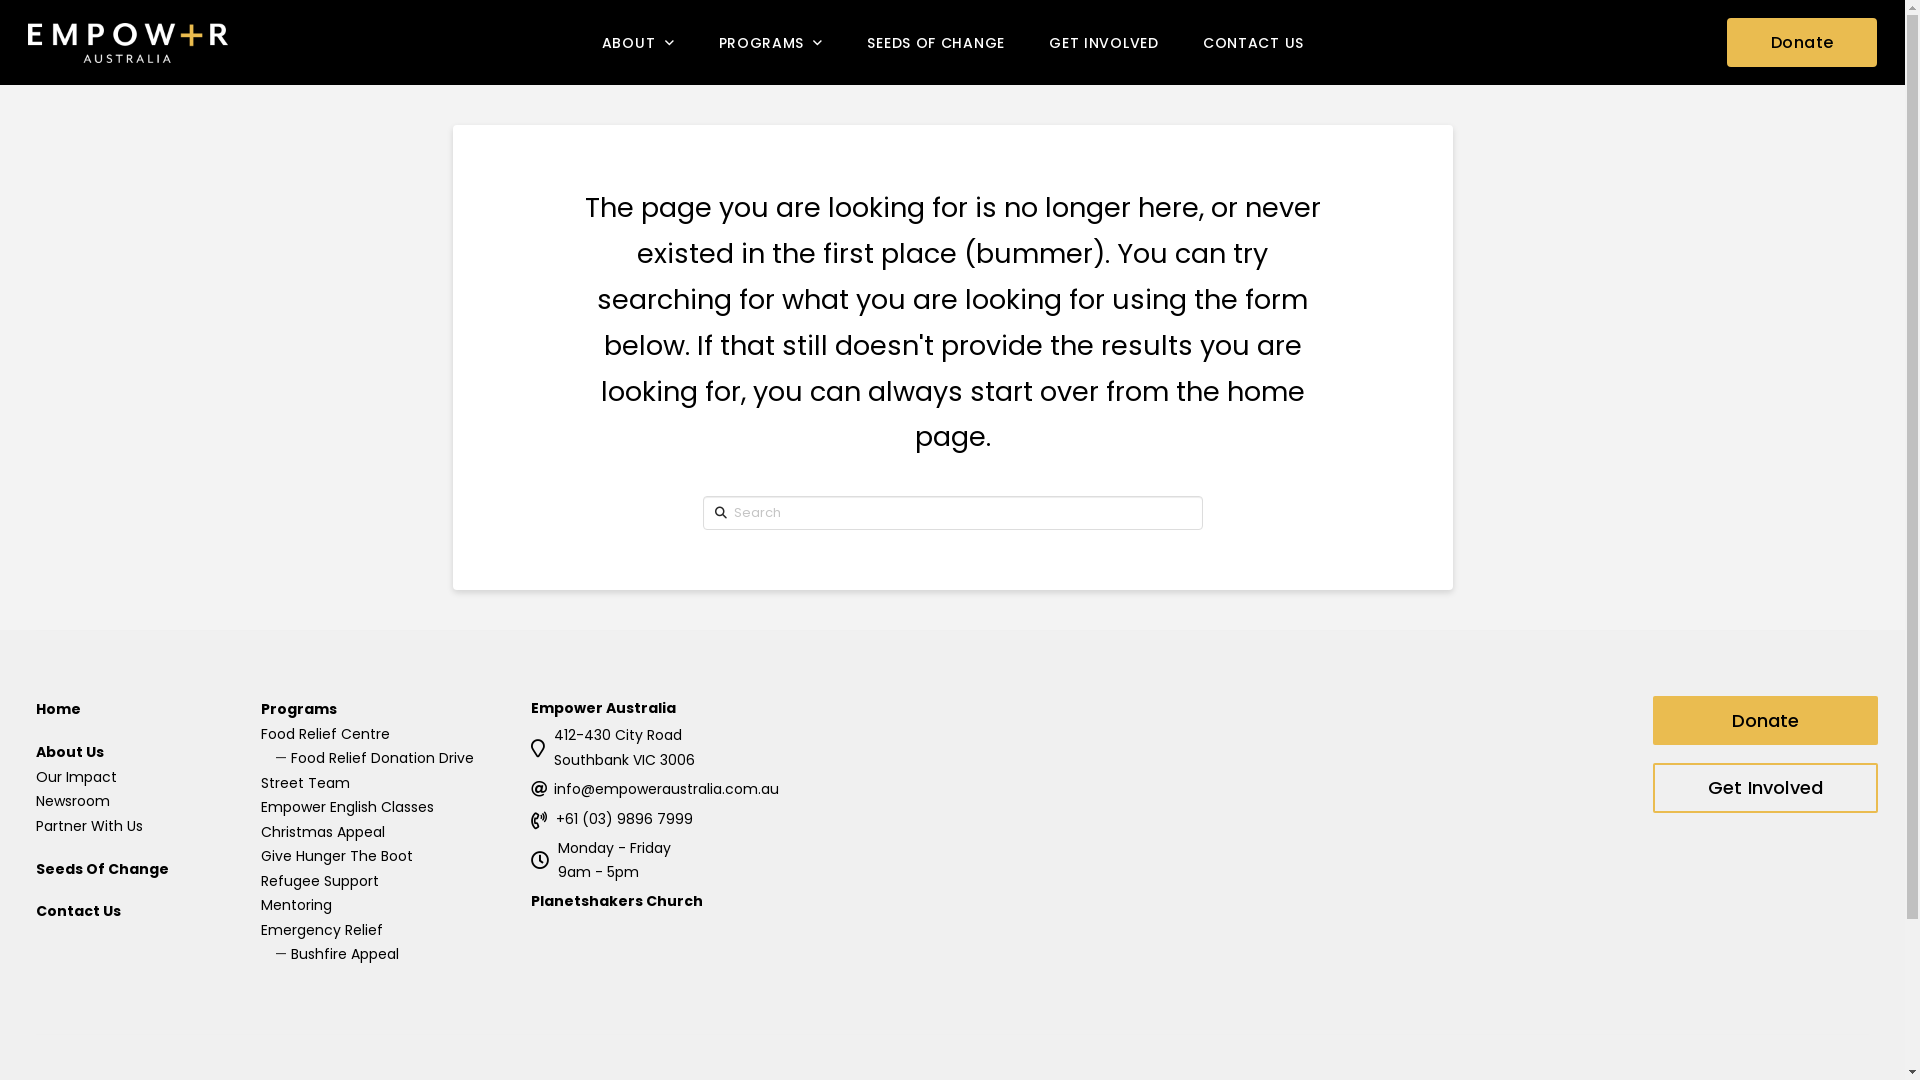 The width and height of the screenshot is (1920, 1080). I want to click on 'Get Involved', so click(1652, 786).